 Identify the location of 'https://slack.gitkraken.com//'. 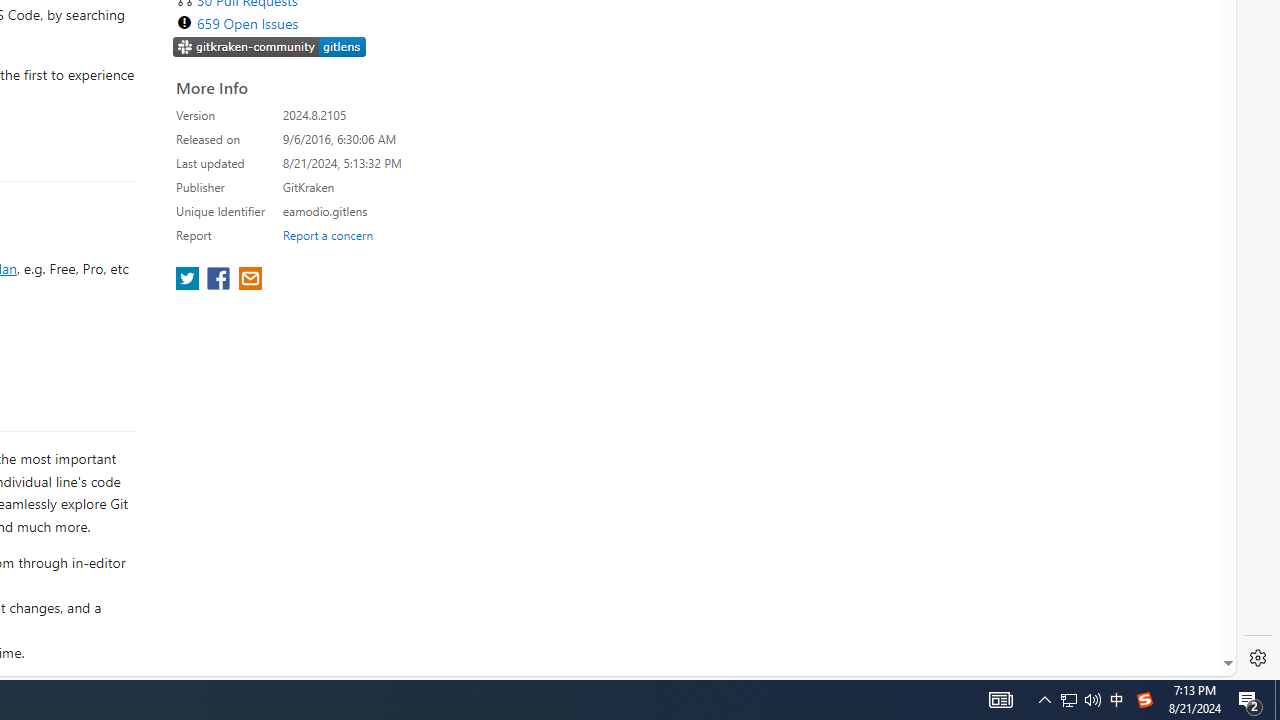
(269, 47).